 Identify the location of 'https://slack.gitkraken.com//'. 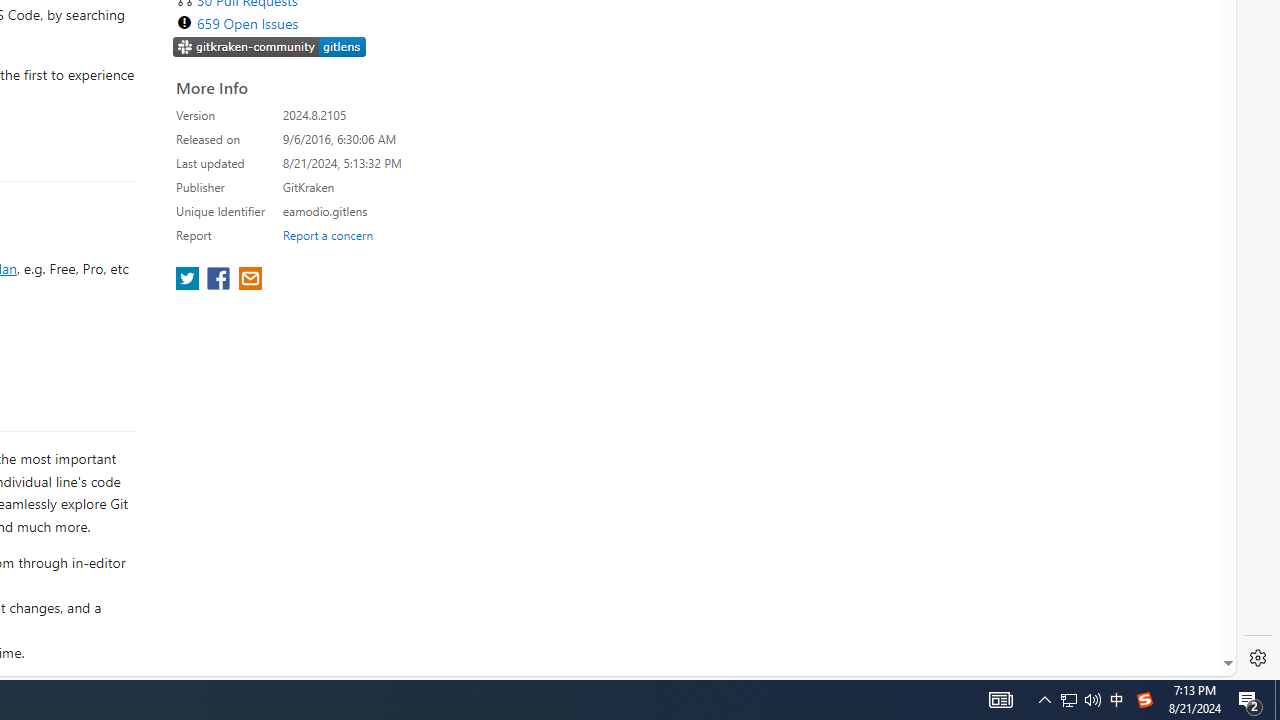
(269, 47).